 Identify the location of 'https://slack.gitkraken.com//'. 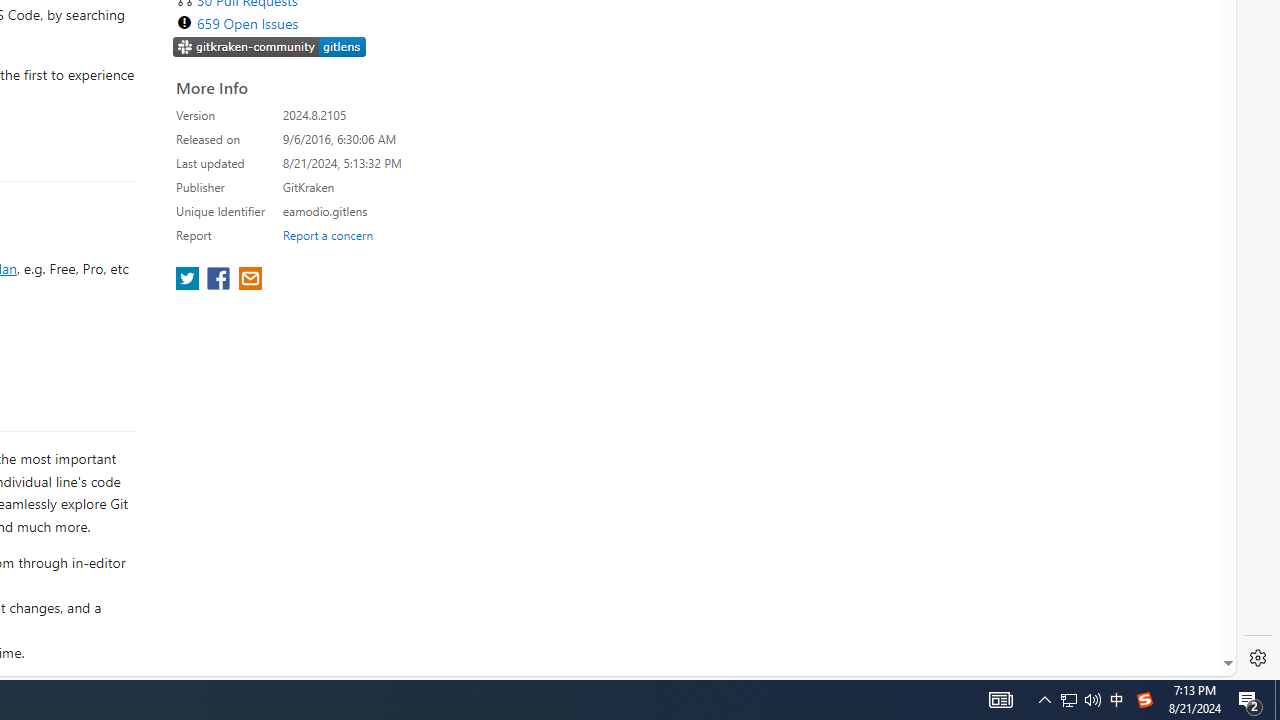
(269, 47).